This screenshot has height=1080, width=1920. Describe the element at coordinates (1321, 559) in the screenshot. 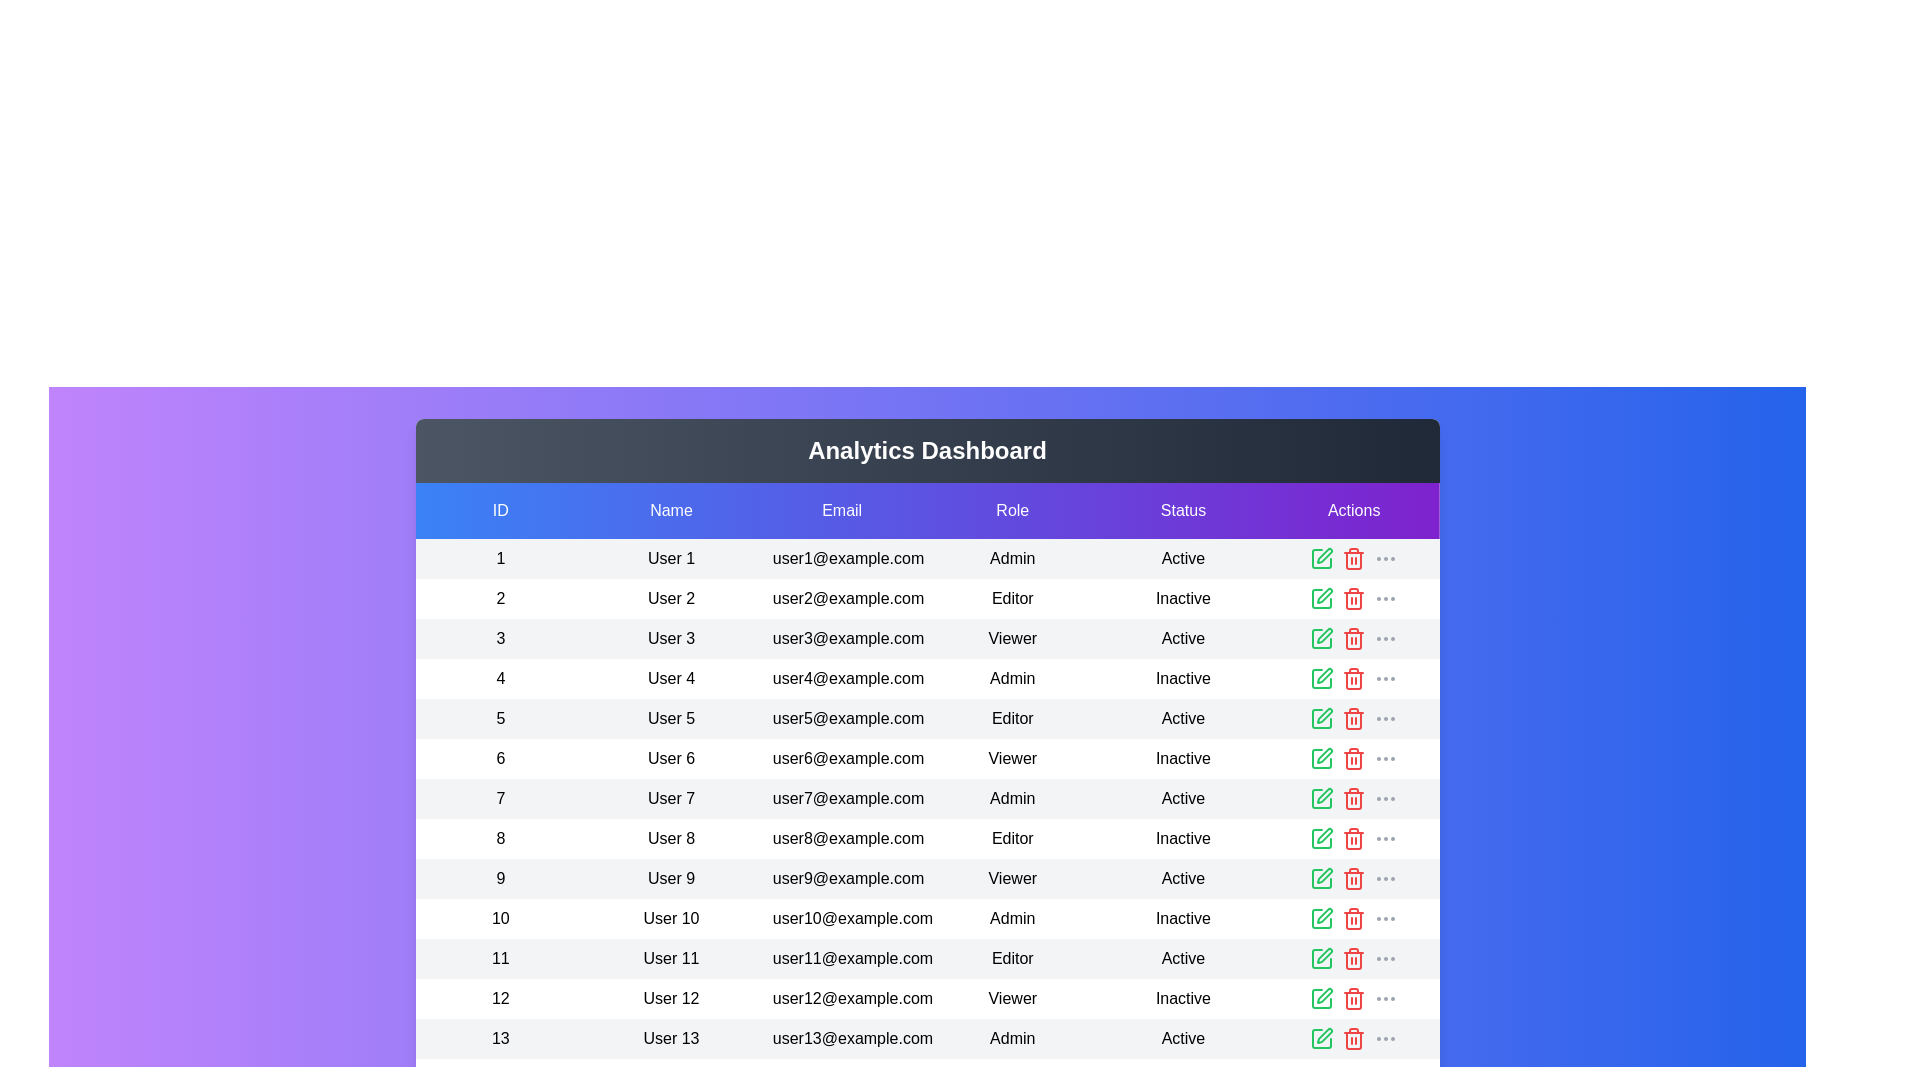

I see `the edit icon for the user with ID 1` at that location.